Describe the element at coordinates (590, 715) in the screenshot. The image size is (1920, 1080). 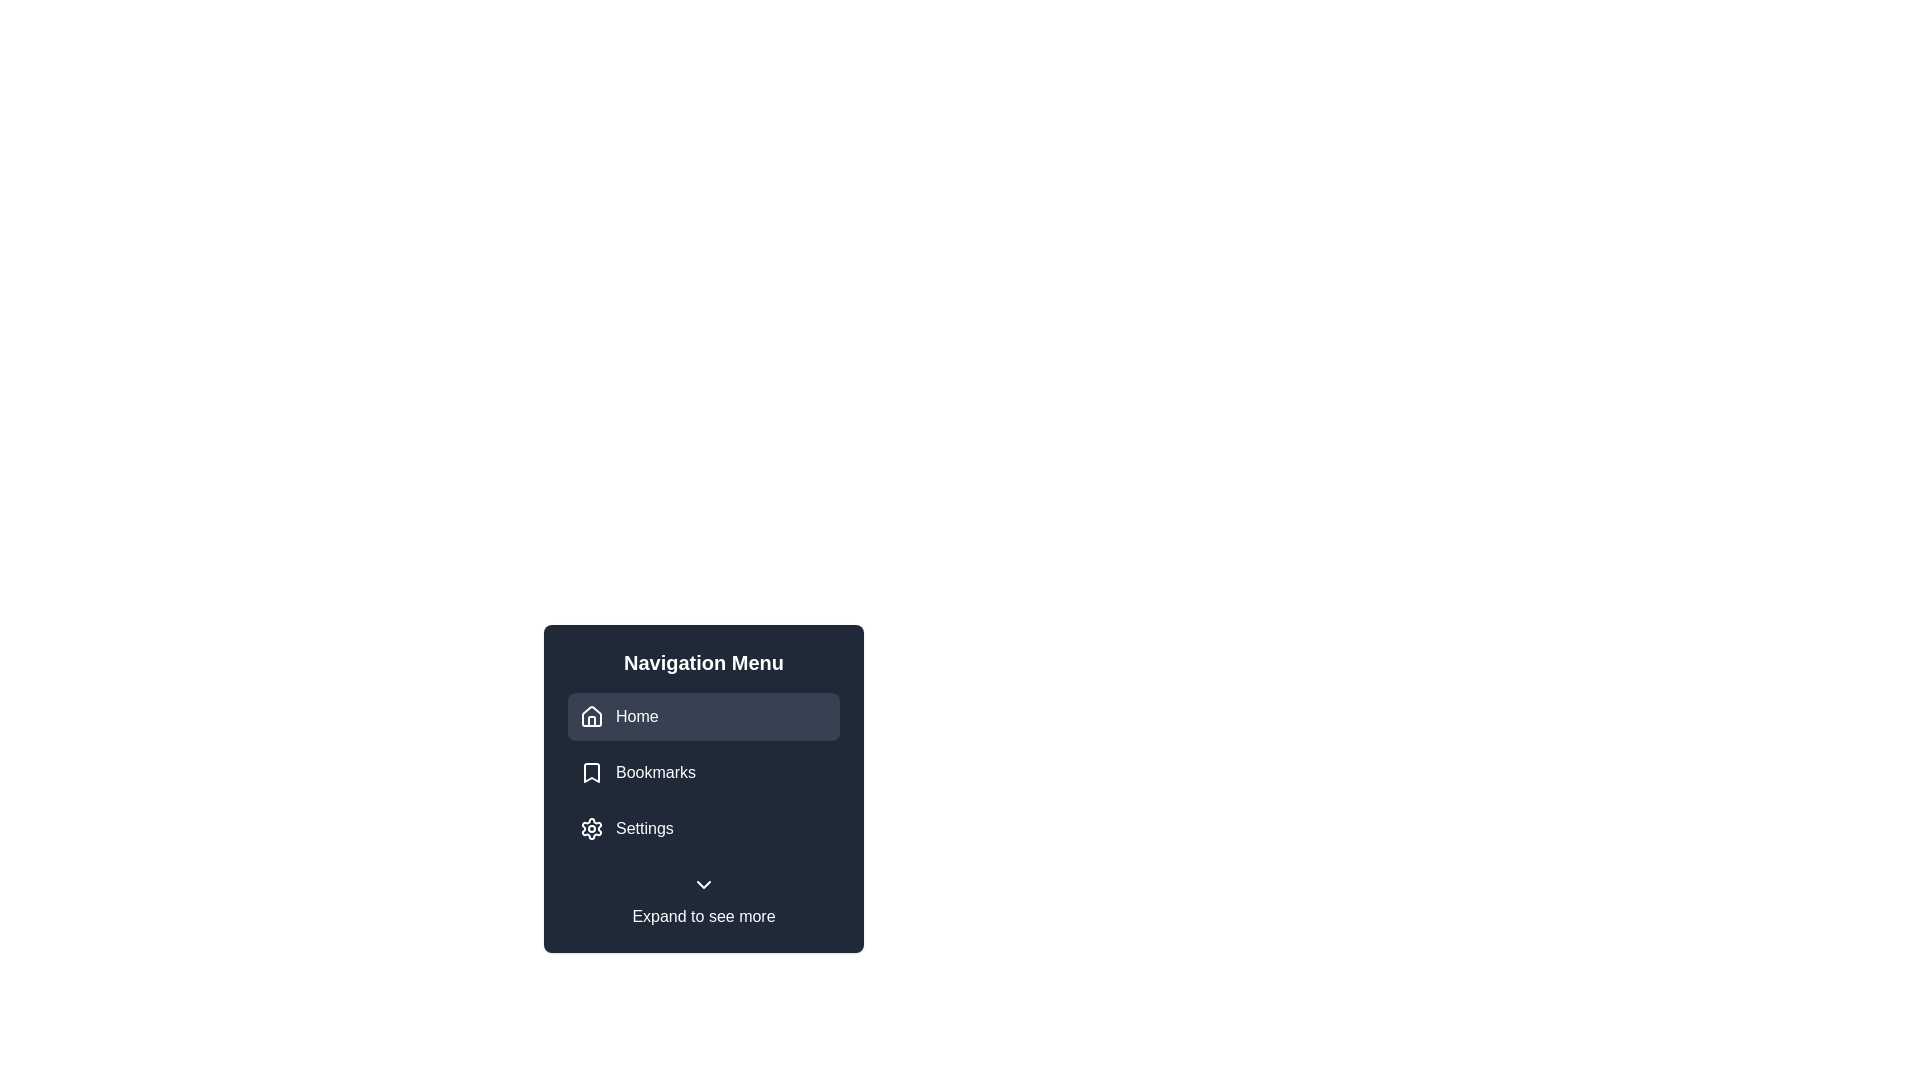
I see `the house graphic icon located in the navigation menu next to the 'Home' label` at that location.